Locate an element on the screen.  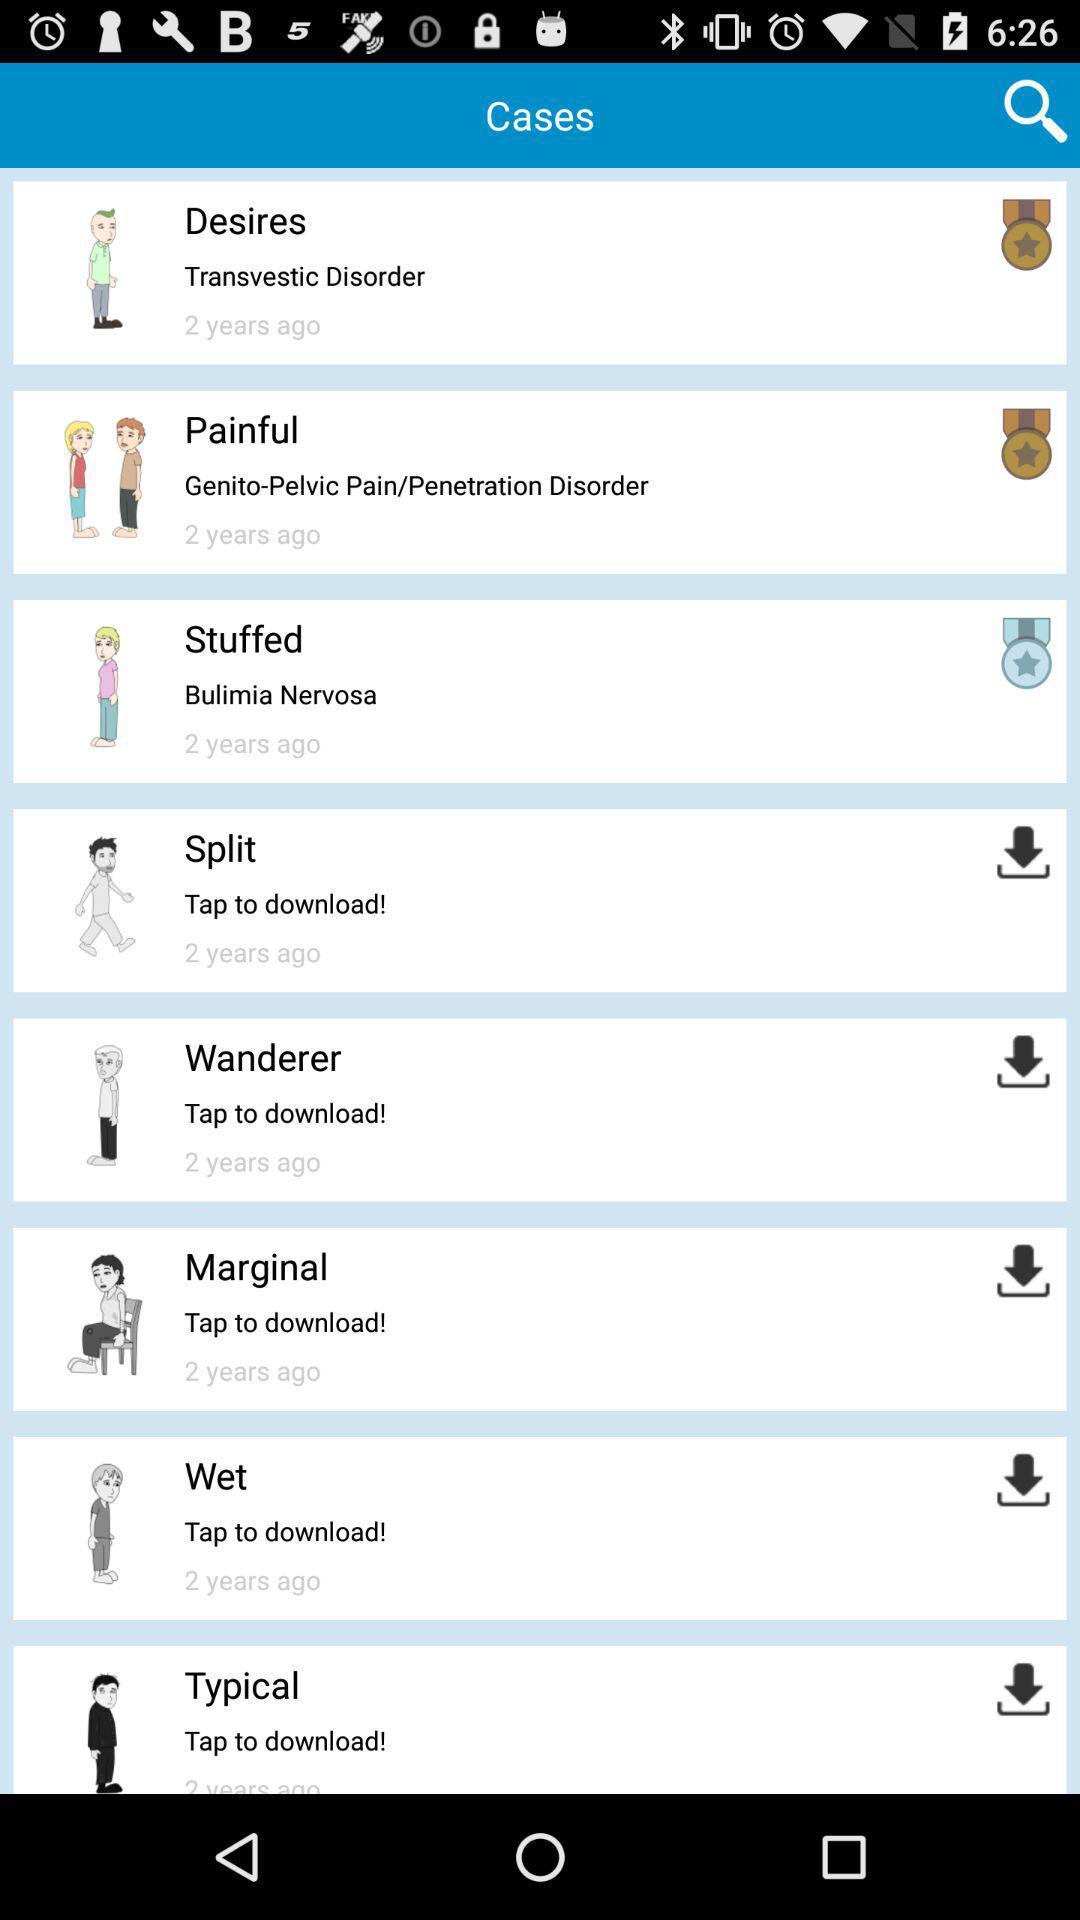
icon above the tap to download! app is located at coordinates (216, 1475).